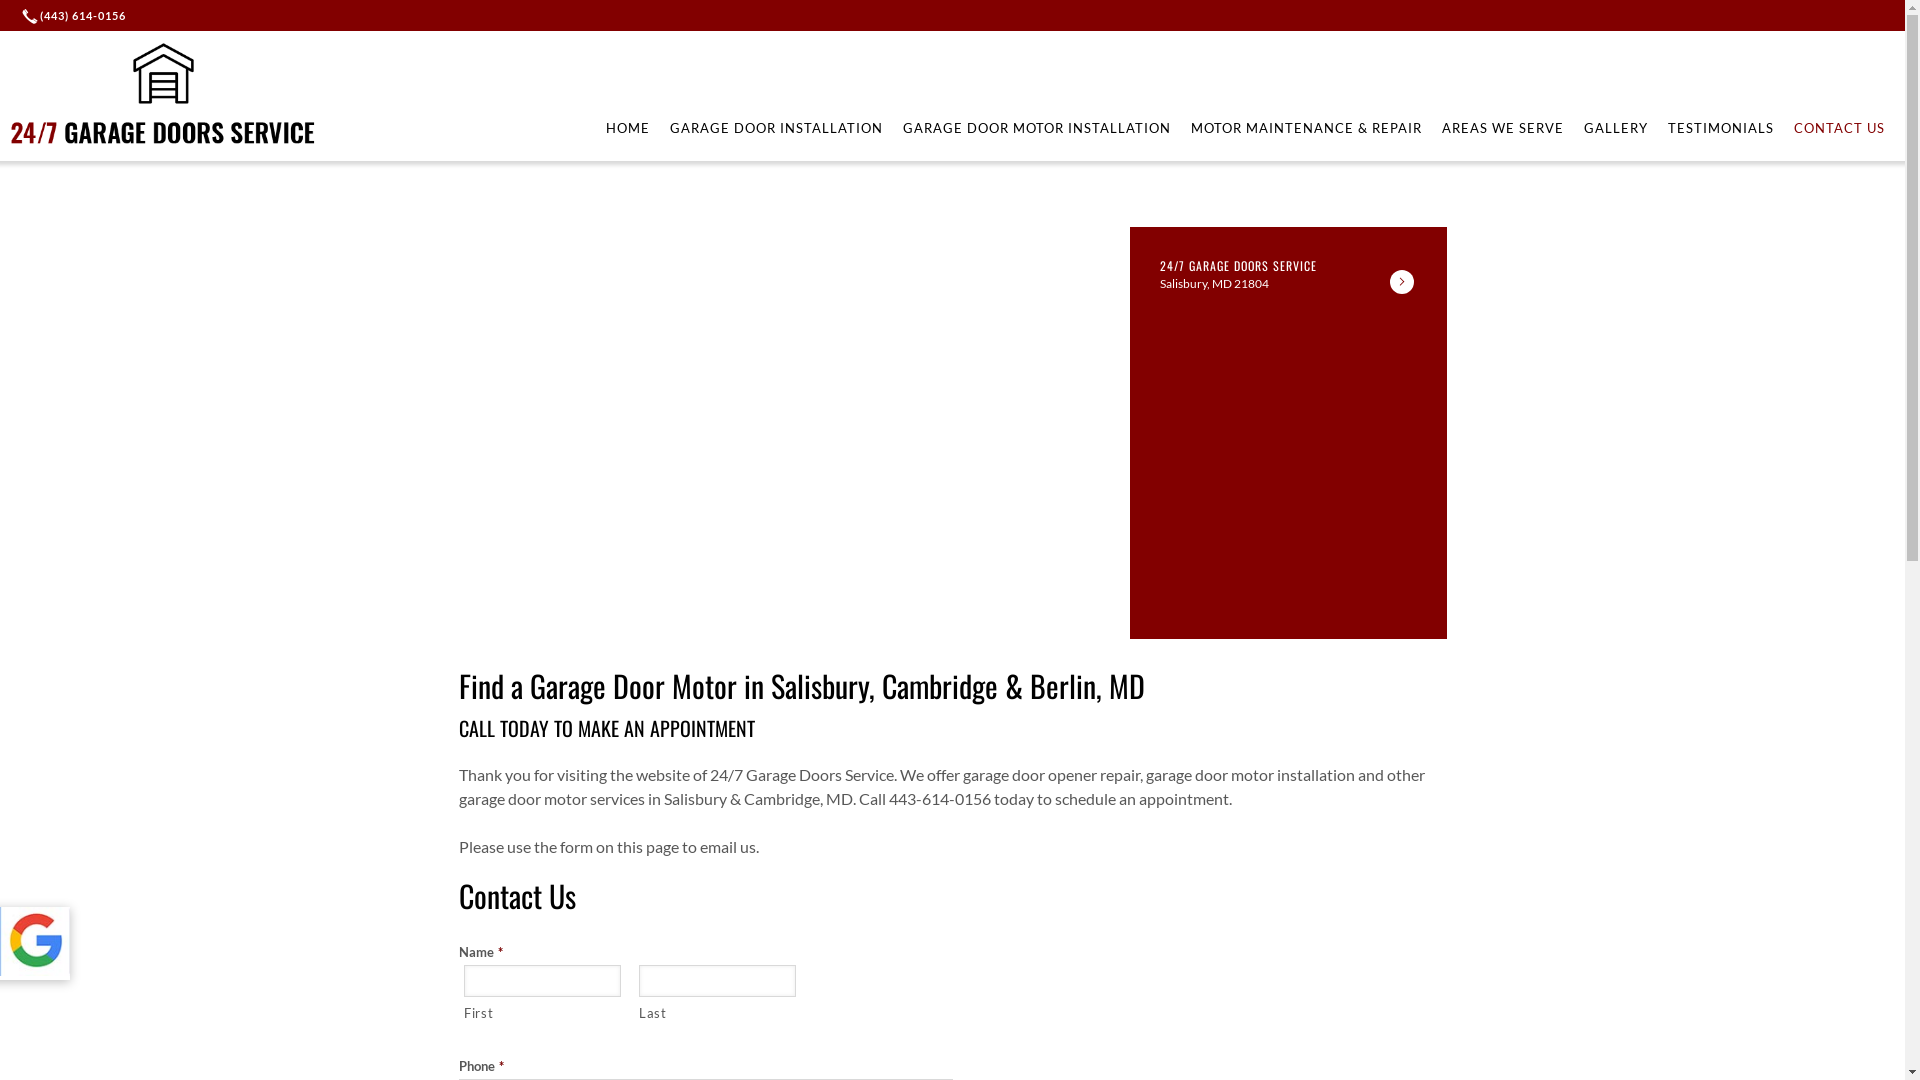 The image size is (1920, 1080). I want to click on 'TESTIMONIALS', so click(1720, 127).